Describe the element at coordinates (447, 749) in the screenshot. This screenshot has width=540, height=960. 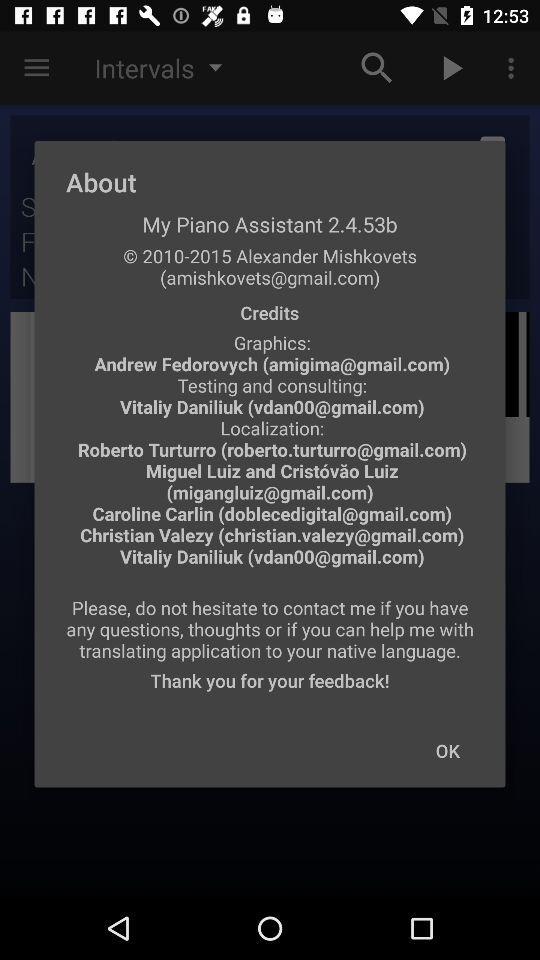
I see `icon below the please do not item` at that location.